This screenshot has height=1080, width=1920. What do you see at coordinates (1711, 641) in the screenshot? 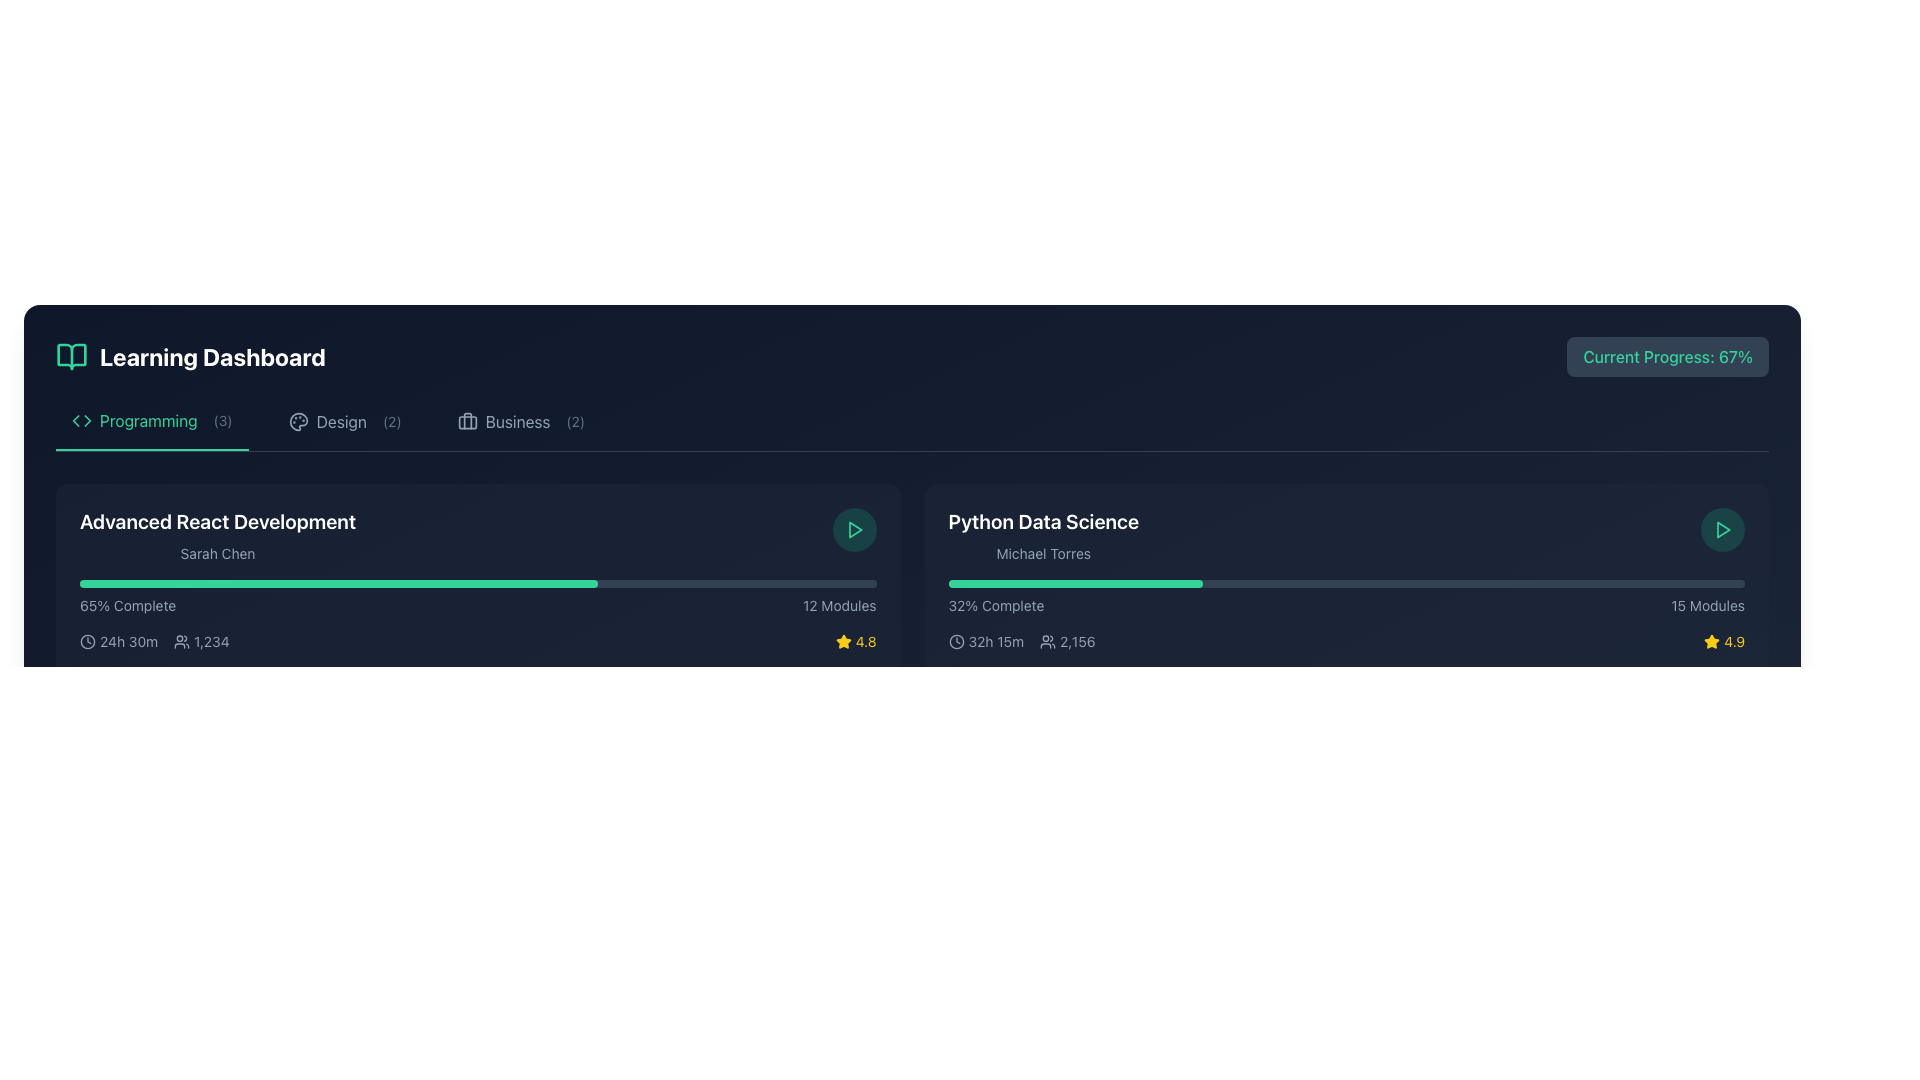
I see `the star icon representing the rating system for the 'Python Data Science' card located at the bottom-right corner, next to the rating '4.9'` at bounding box center [1711, 641].